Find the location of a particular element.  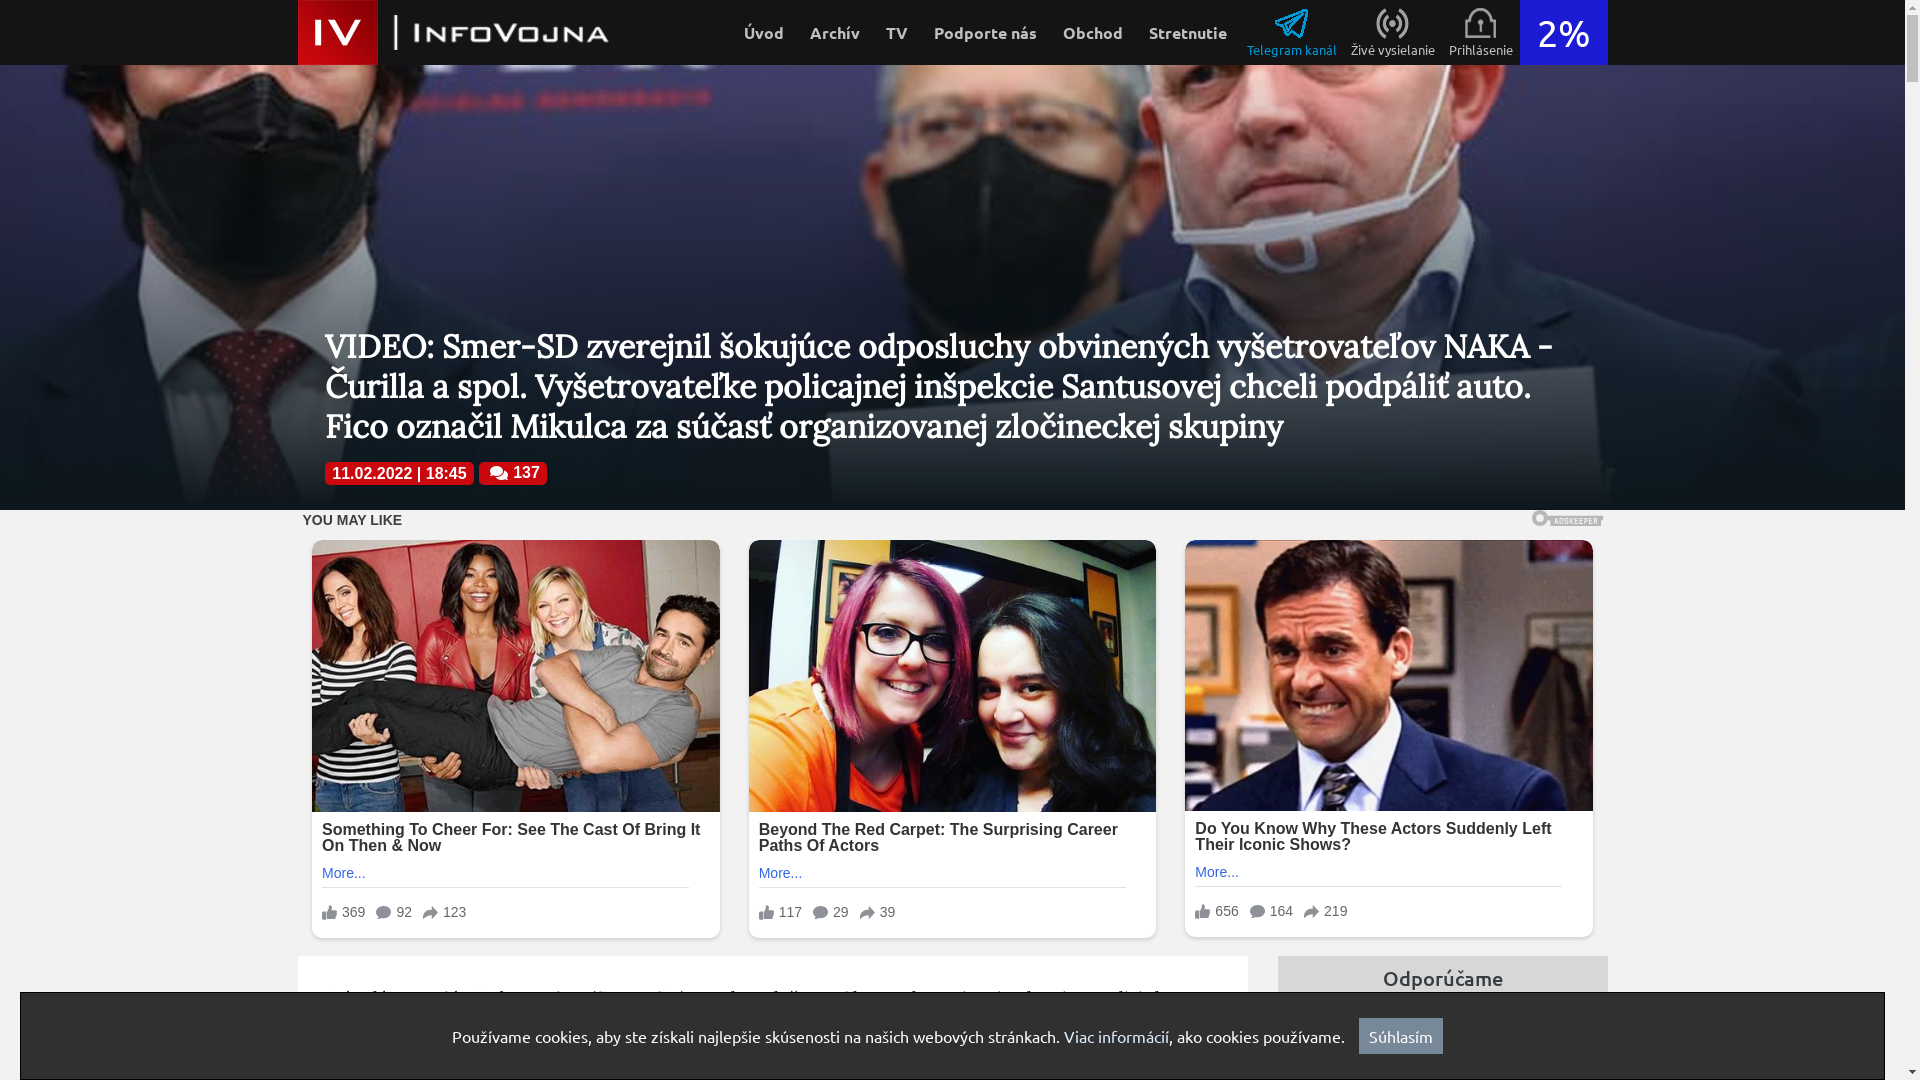

'2%' is located at coordinates (1563, 32).